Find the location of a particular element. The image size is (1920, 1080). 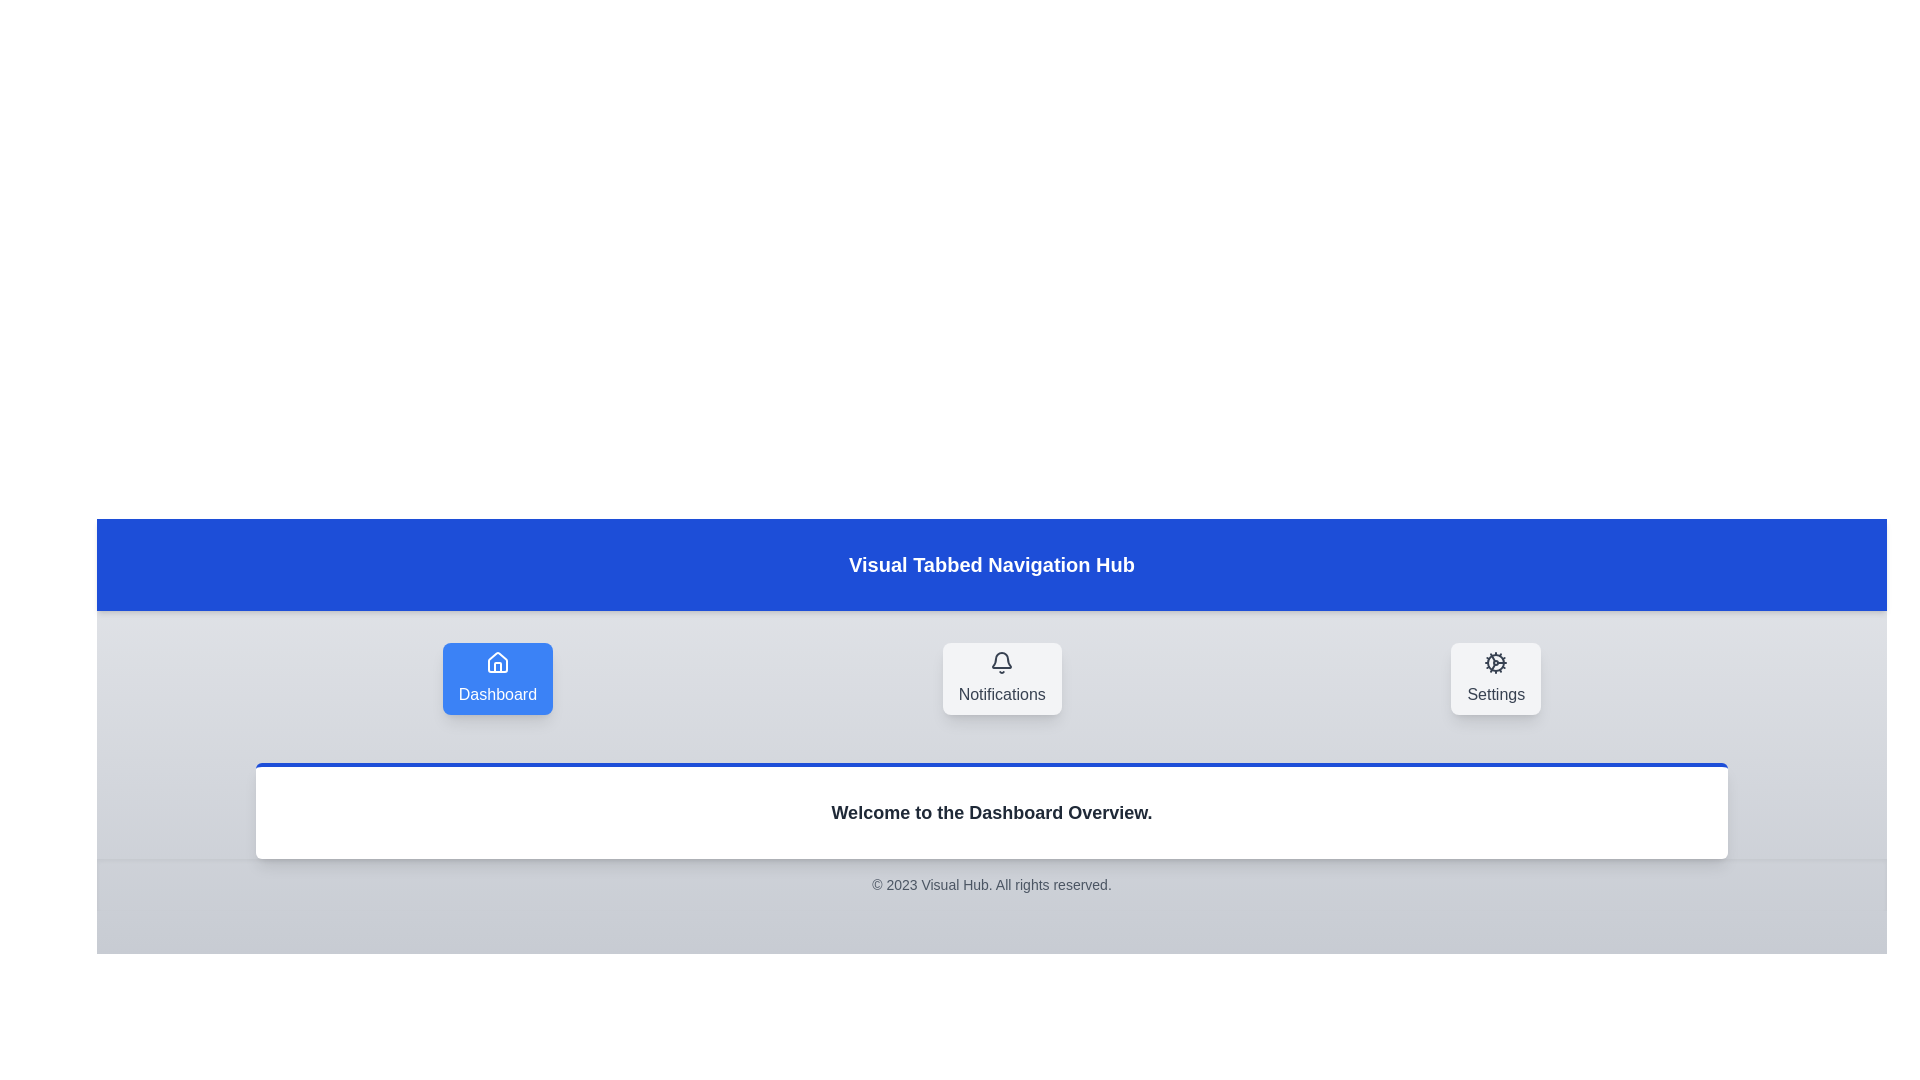

the third button from the left in the horizontal row of buttons is located at coordinates (1496, 677).